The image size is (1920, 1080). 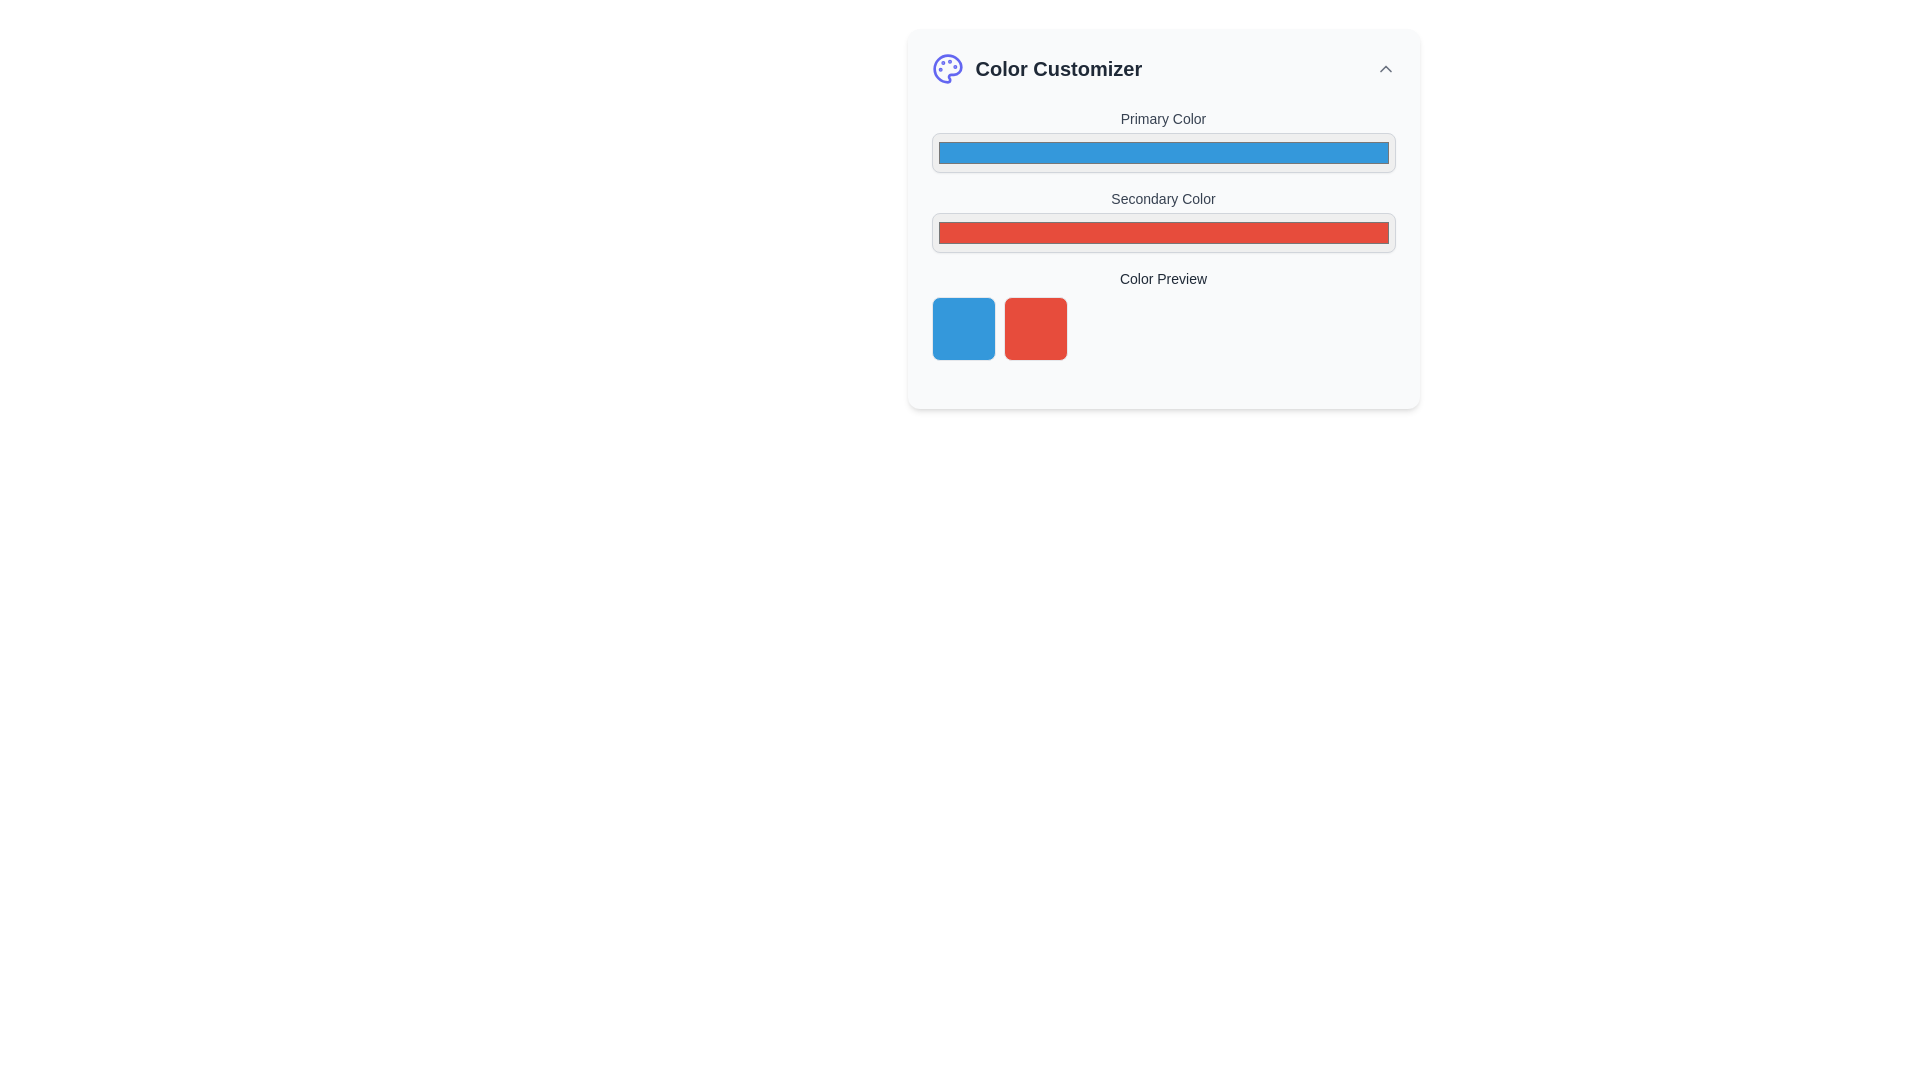 What do you see at coordinates (1384, 68) in the screenshot?
I see `the interactive upward arrow icon at the top-right corner of the 'Color Customizer' section header` at bounding box center [1384, 68].